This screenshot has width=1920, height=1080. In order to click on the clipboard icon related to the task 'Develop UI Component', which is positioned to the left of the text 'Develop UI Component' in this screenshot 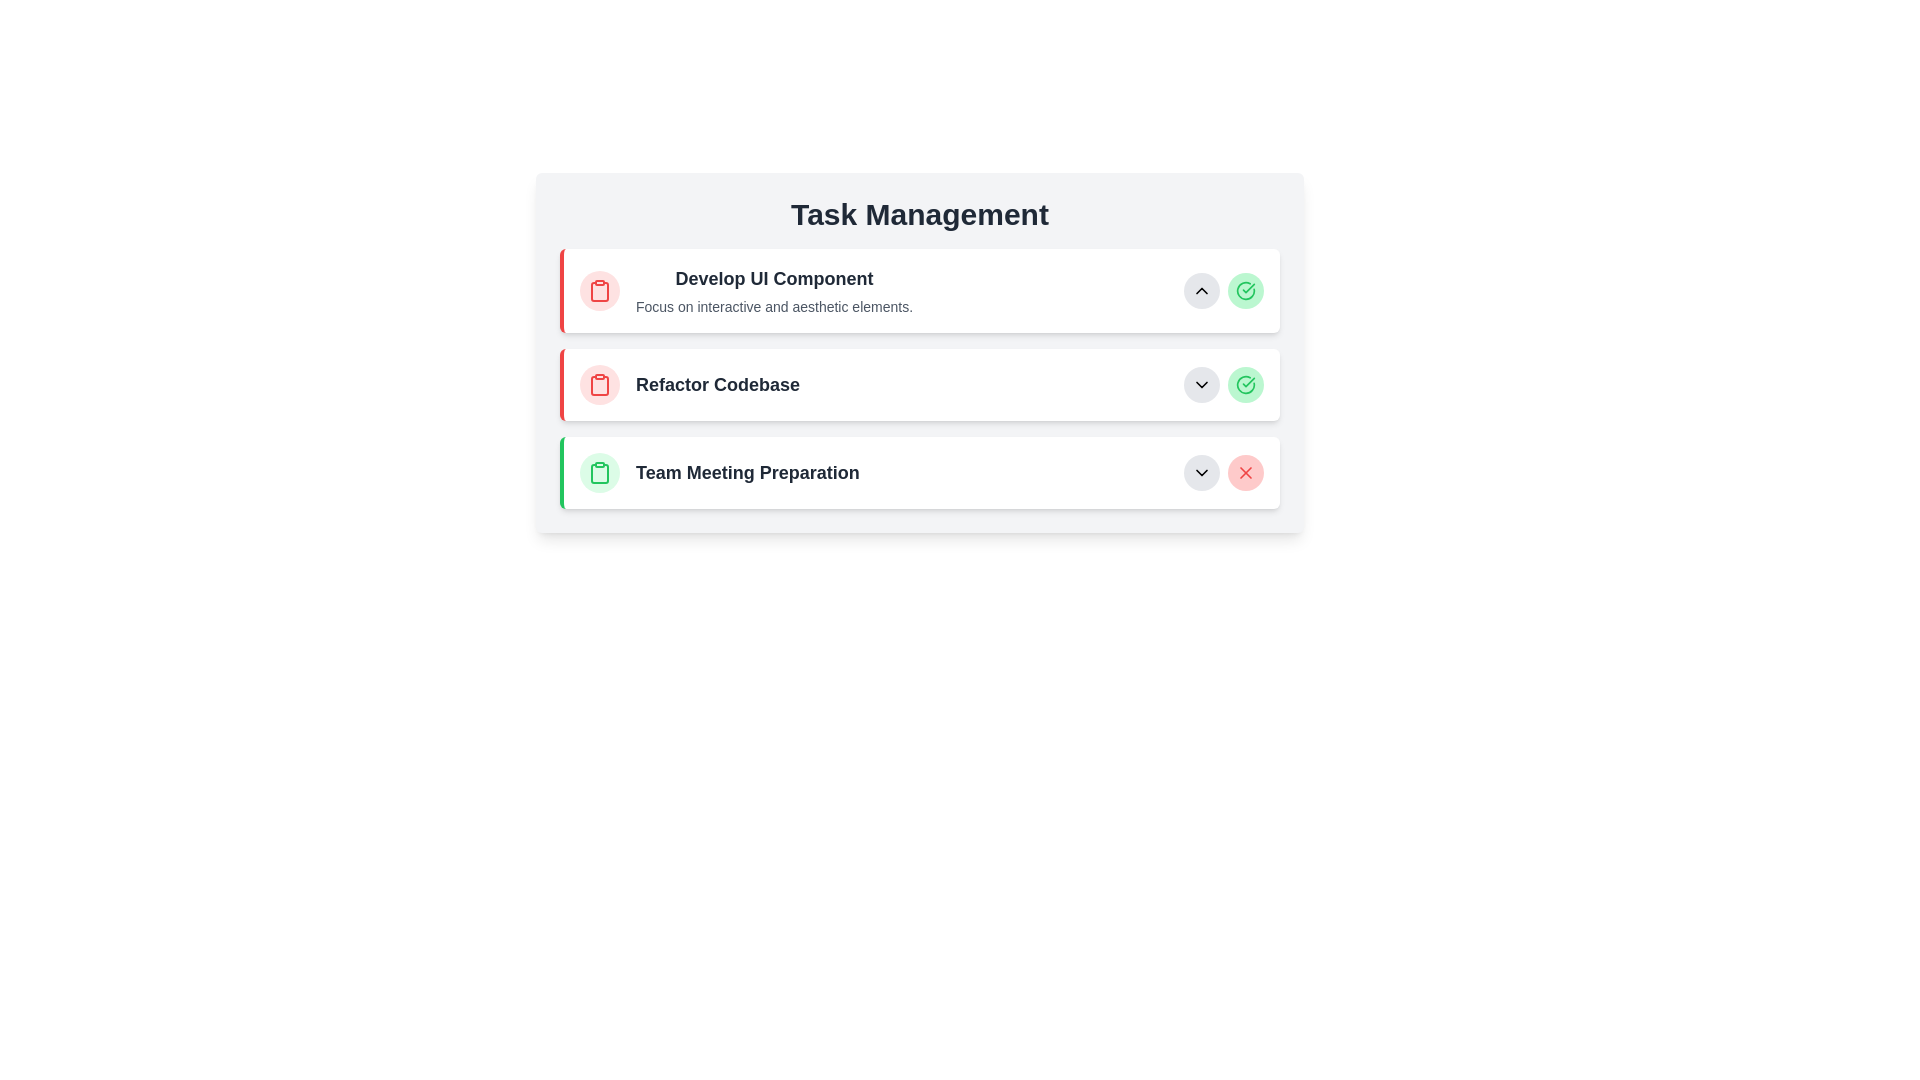, I will do `click(599, 292)`.